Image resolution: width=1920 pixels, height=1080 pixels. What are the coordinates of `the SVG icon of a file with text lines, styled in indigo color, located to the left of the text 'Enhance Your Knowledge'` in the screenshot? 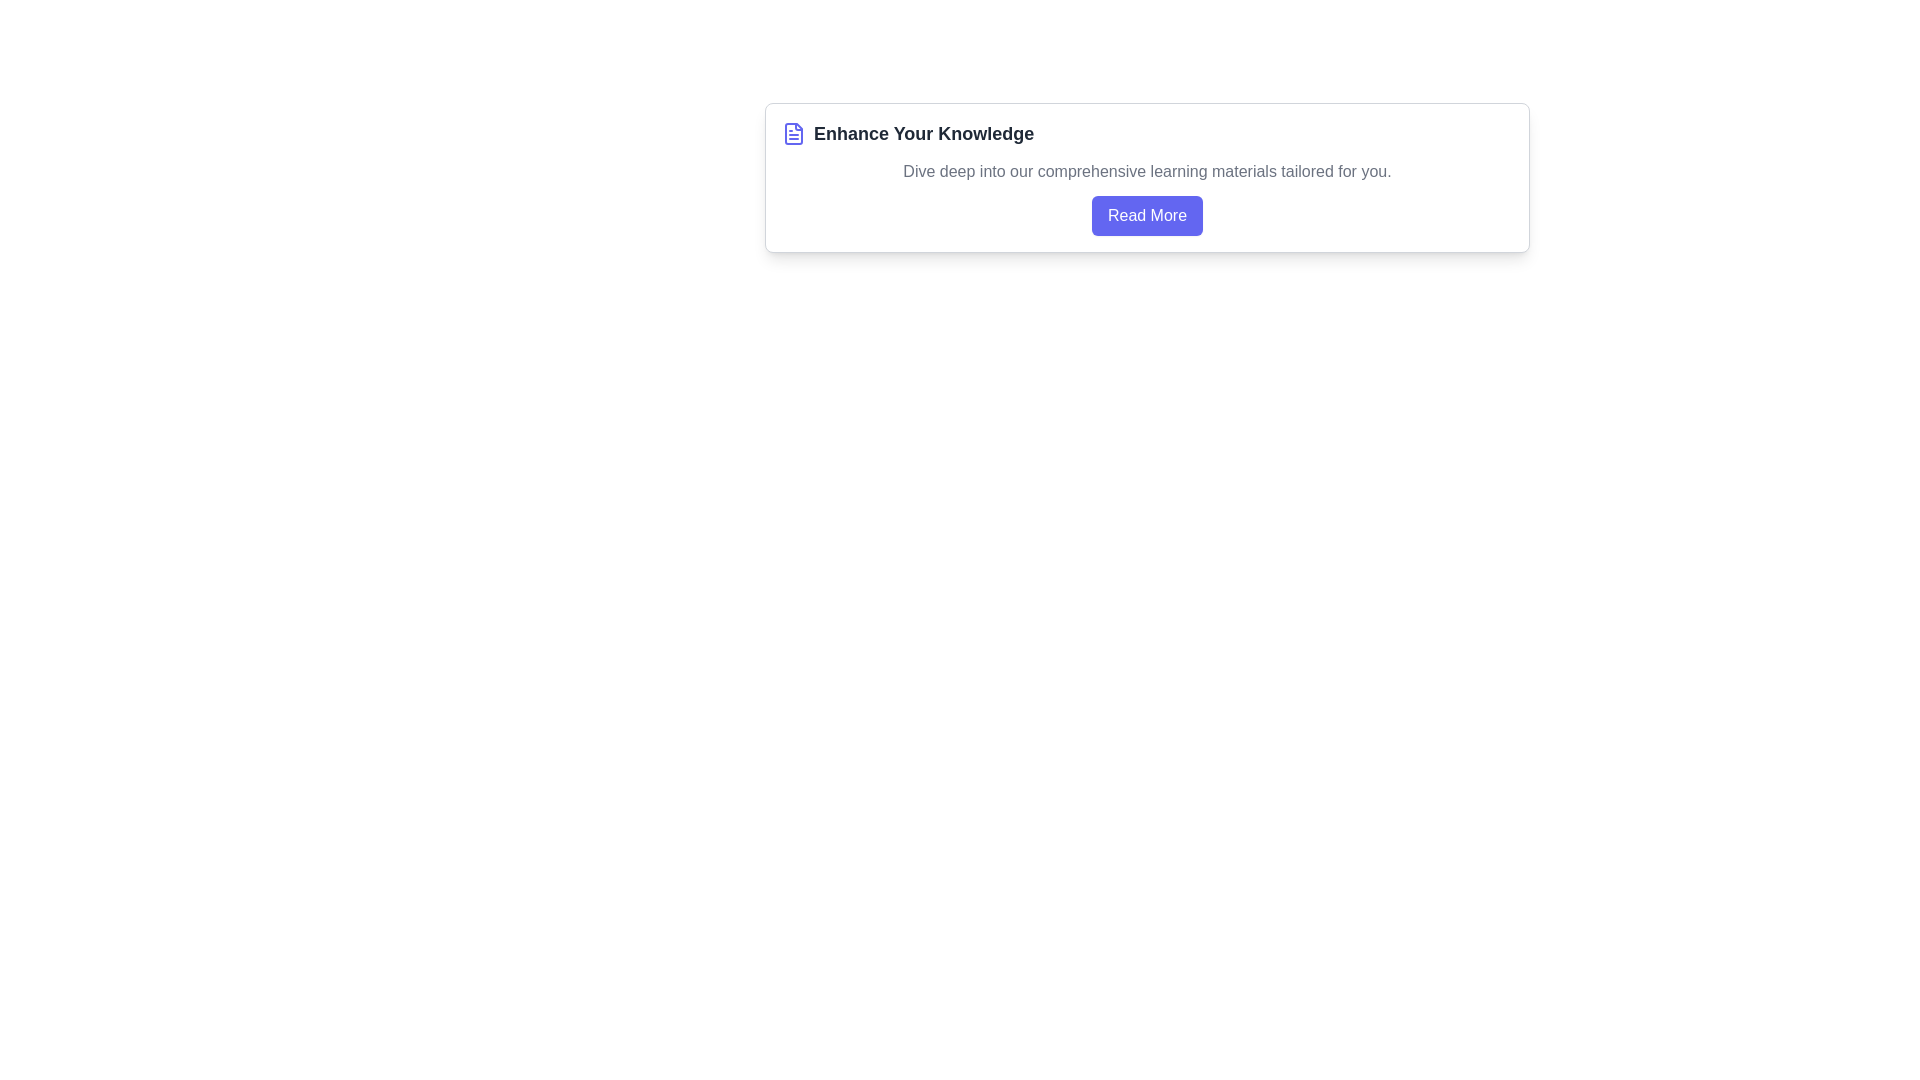 It's located at (792, 134).